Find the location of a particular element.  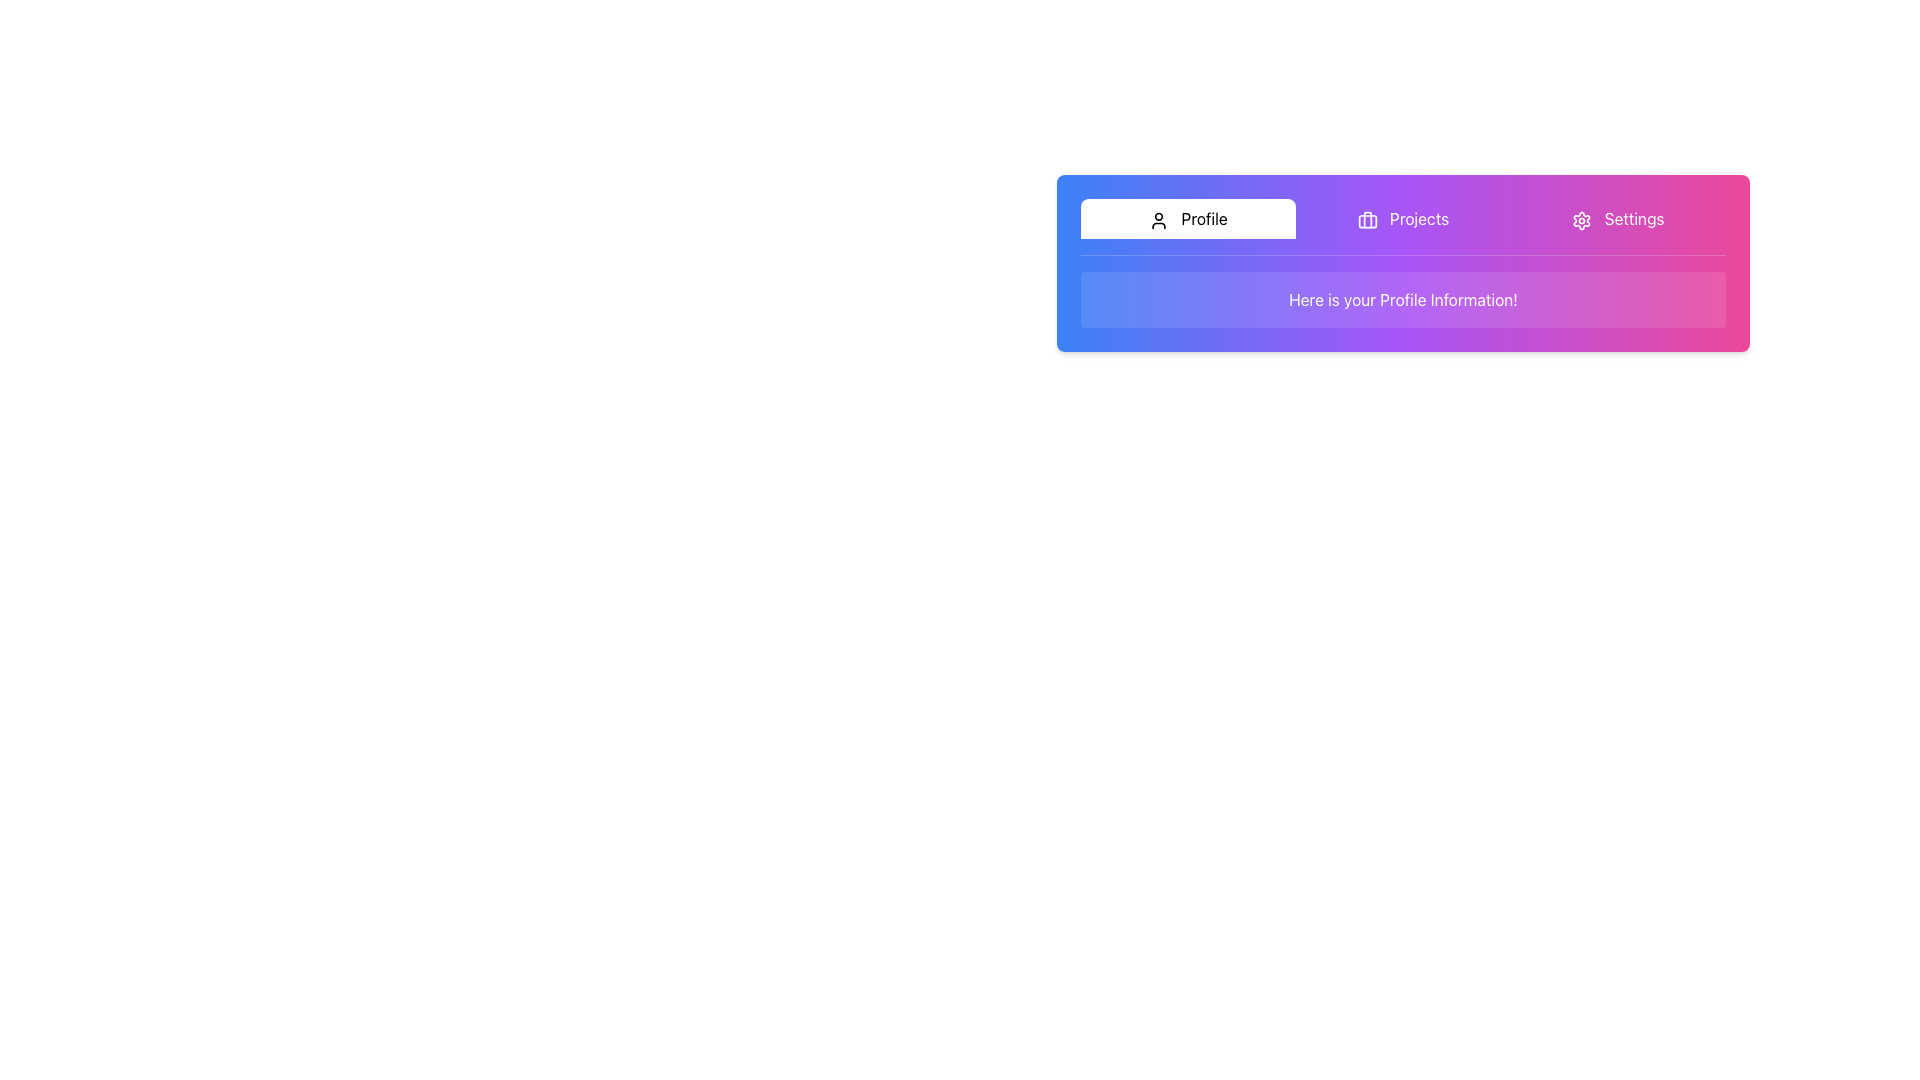

the 'Profile' navigation button located in the top section of the interface is located at coordinates (1188, 219).